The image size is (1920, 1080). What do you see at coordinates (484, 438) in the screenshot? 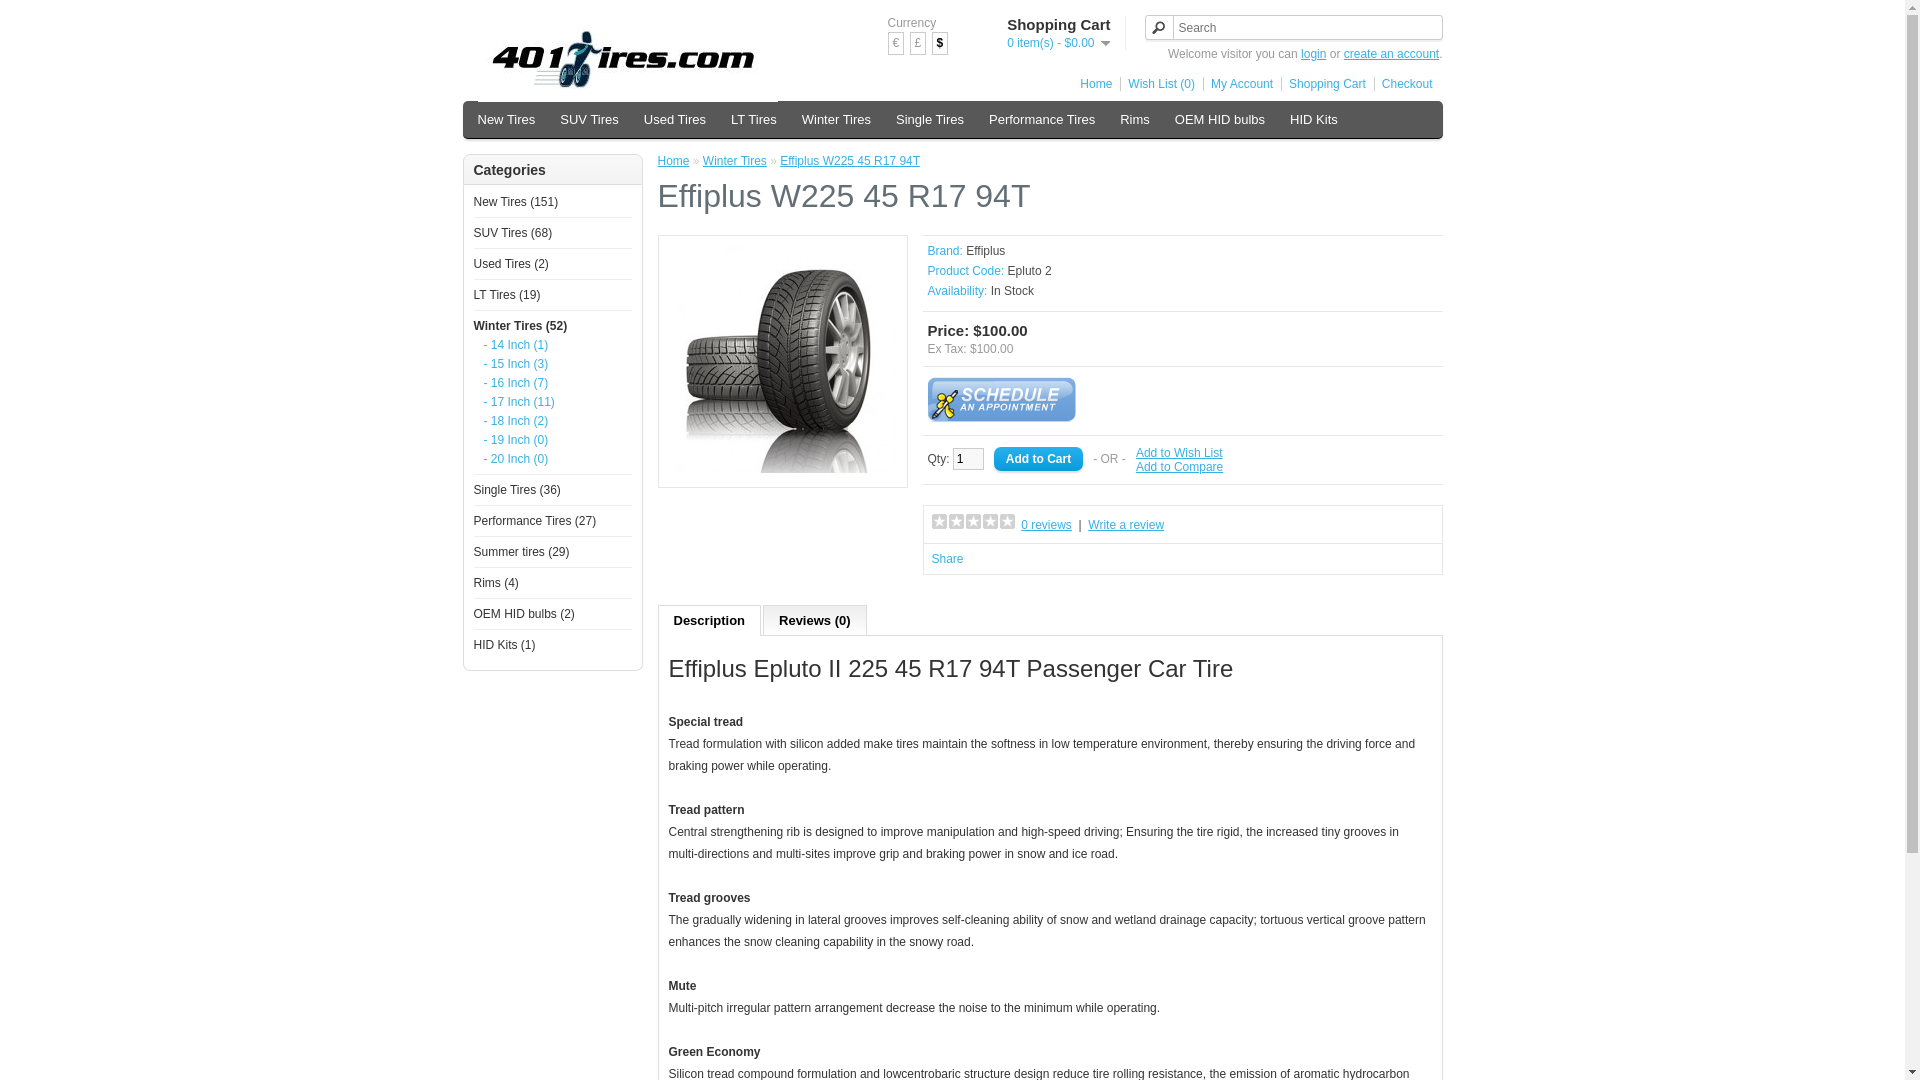
I see `'- 19 Inch (0)'` at bounding box center [484, 438].